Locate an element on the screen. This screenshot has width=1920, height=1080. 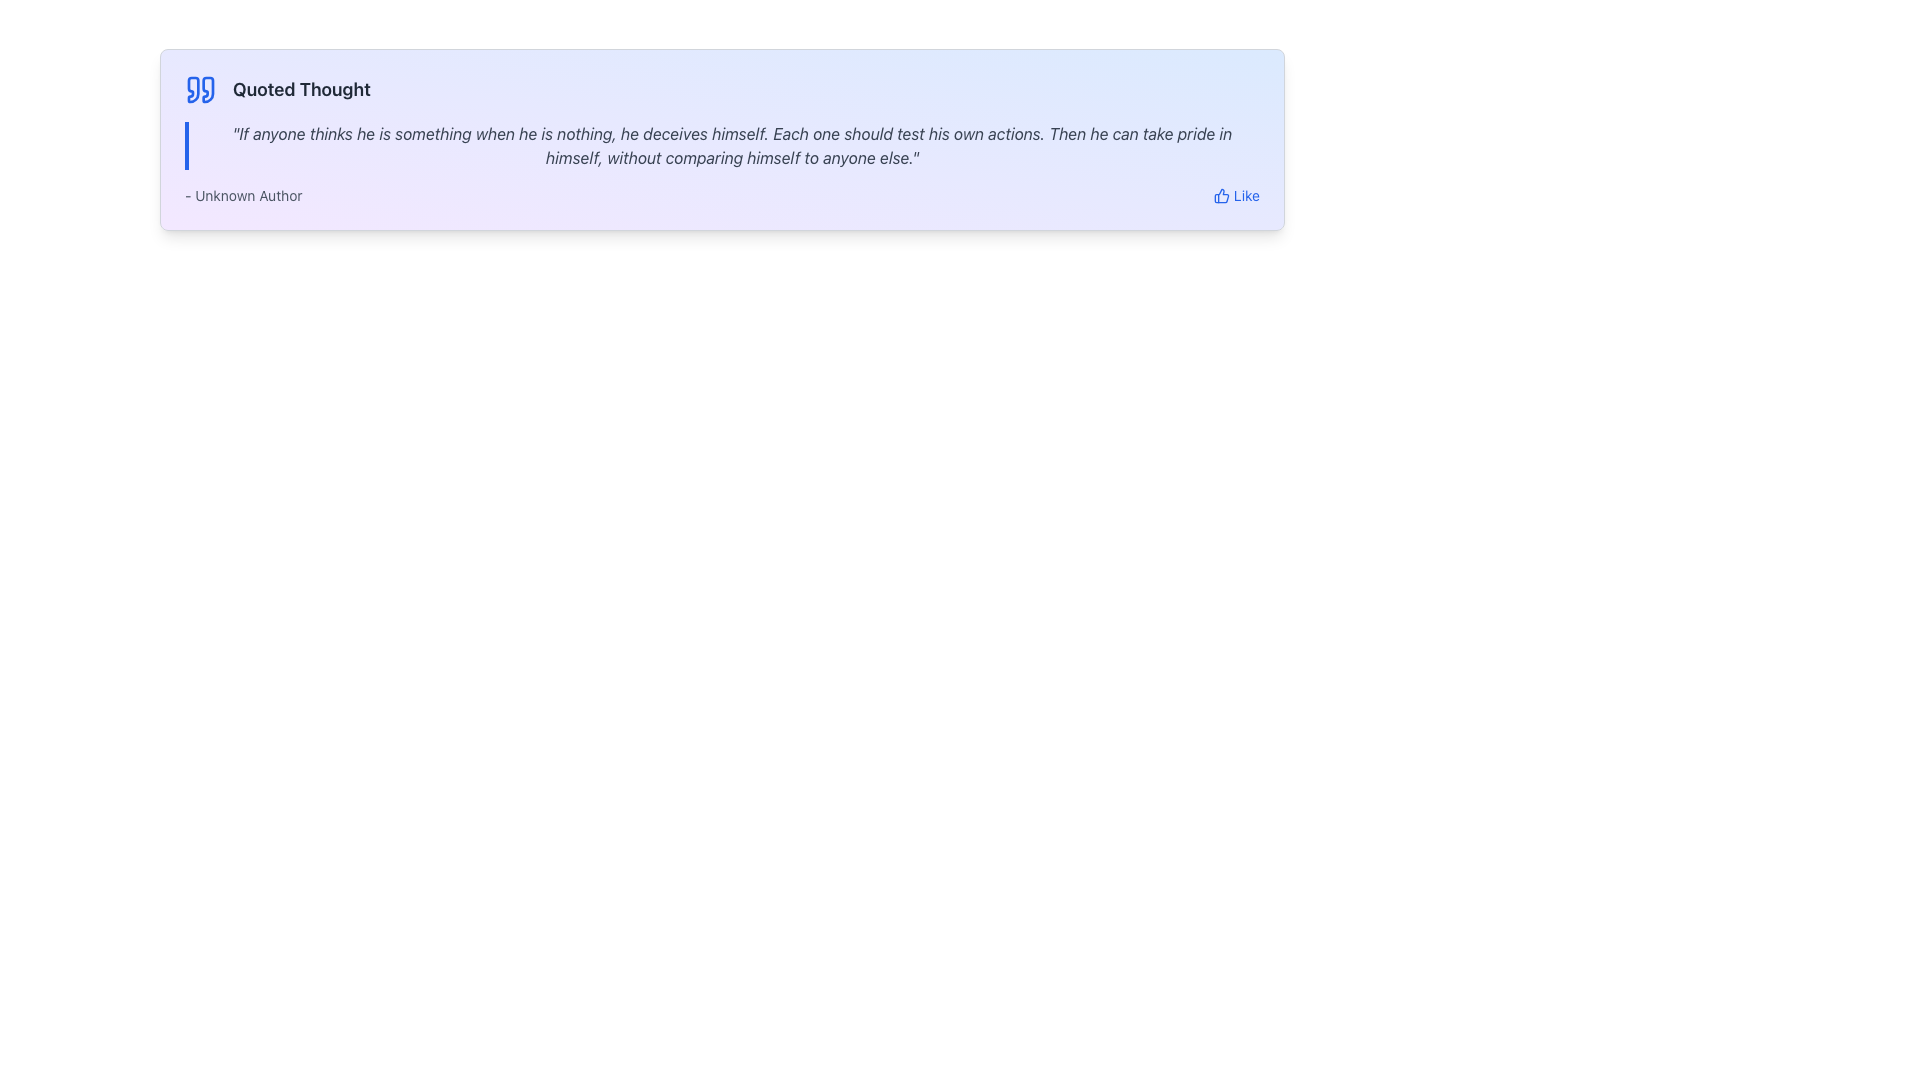
the blue thumbs-up icon located immediately to the left of the 'Like' text to indicate a 'Like' action is located at coordinates (1220, 196).